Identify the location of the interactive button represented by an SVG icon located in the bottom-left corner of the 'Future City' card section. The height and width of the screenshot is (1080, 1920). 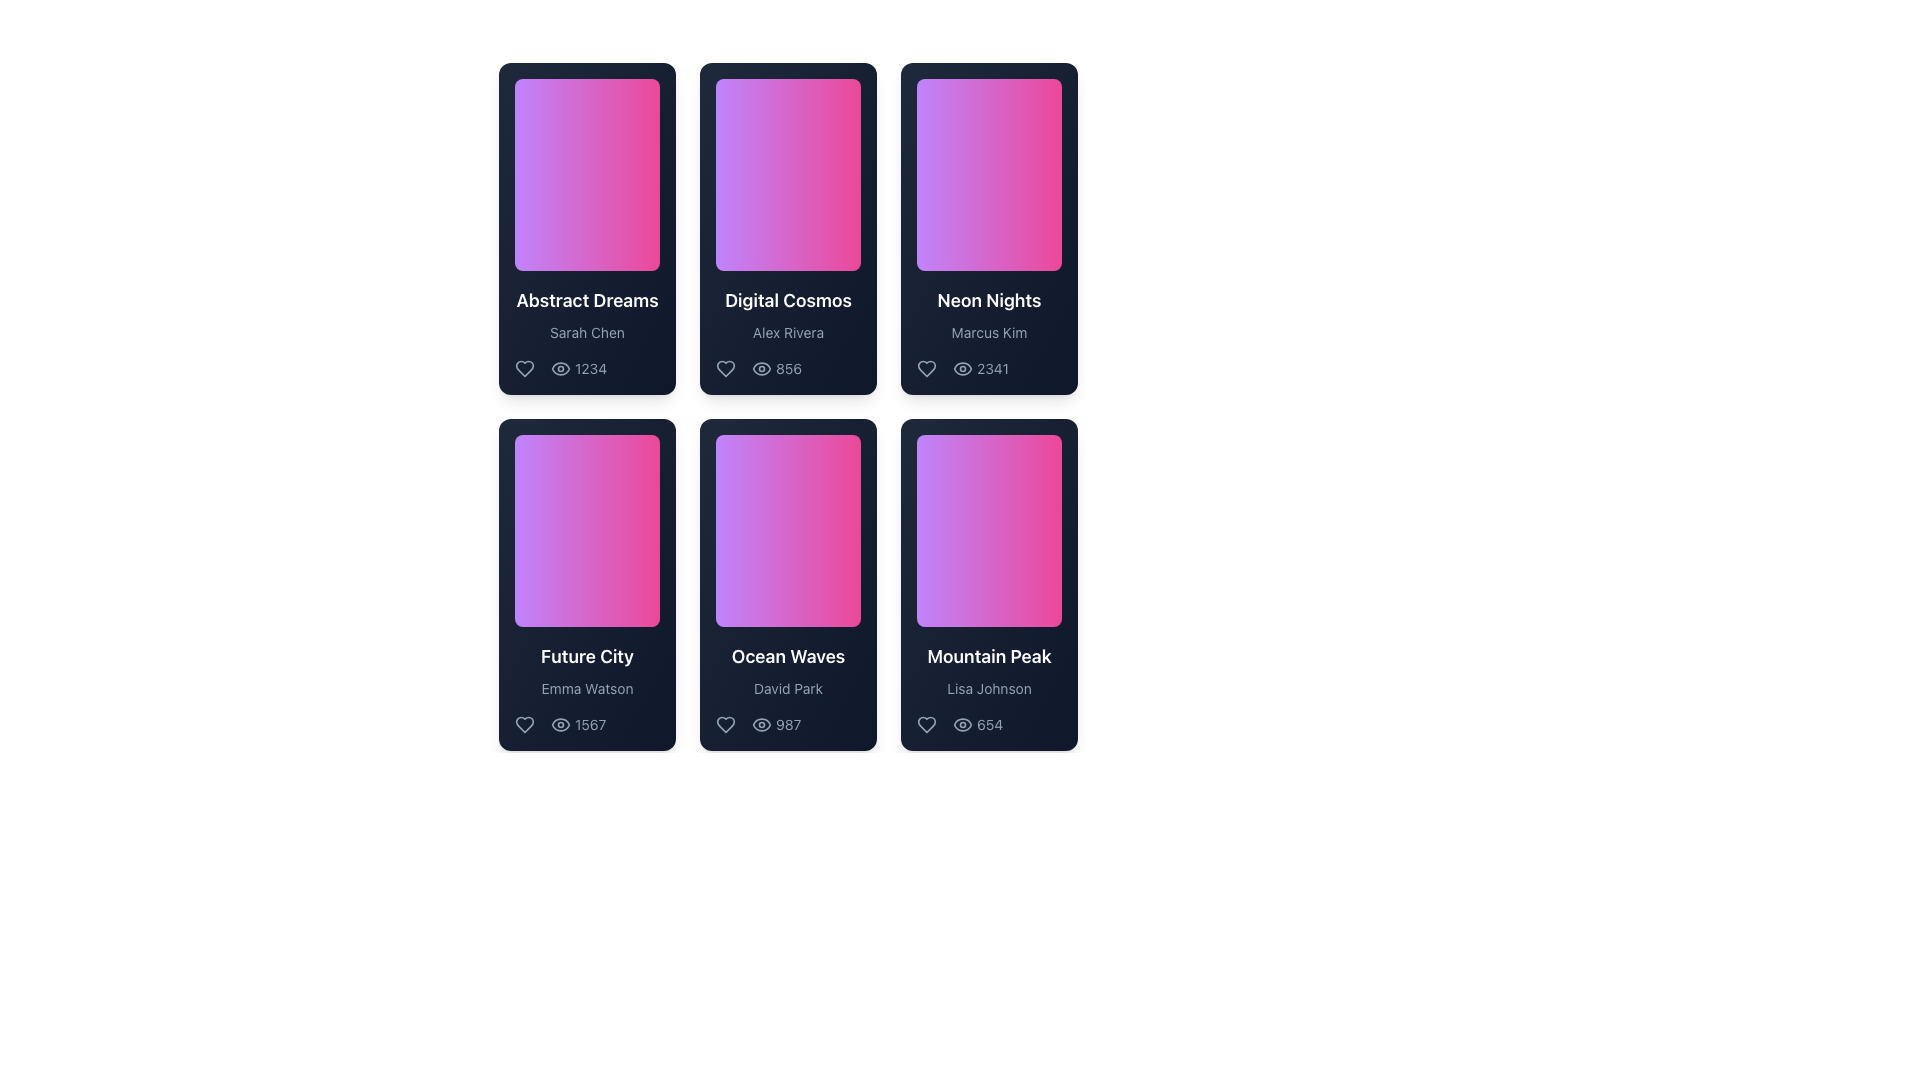
(524, 725).